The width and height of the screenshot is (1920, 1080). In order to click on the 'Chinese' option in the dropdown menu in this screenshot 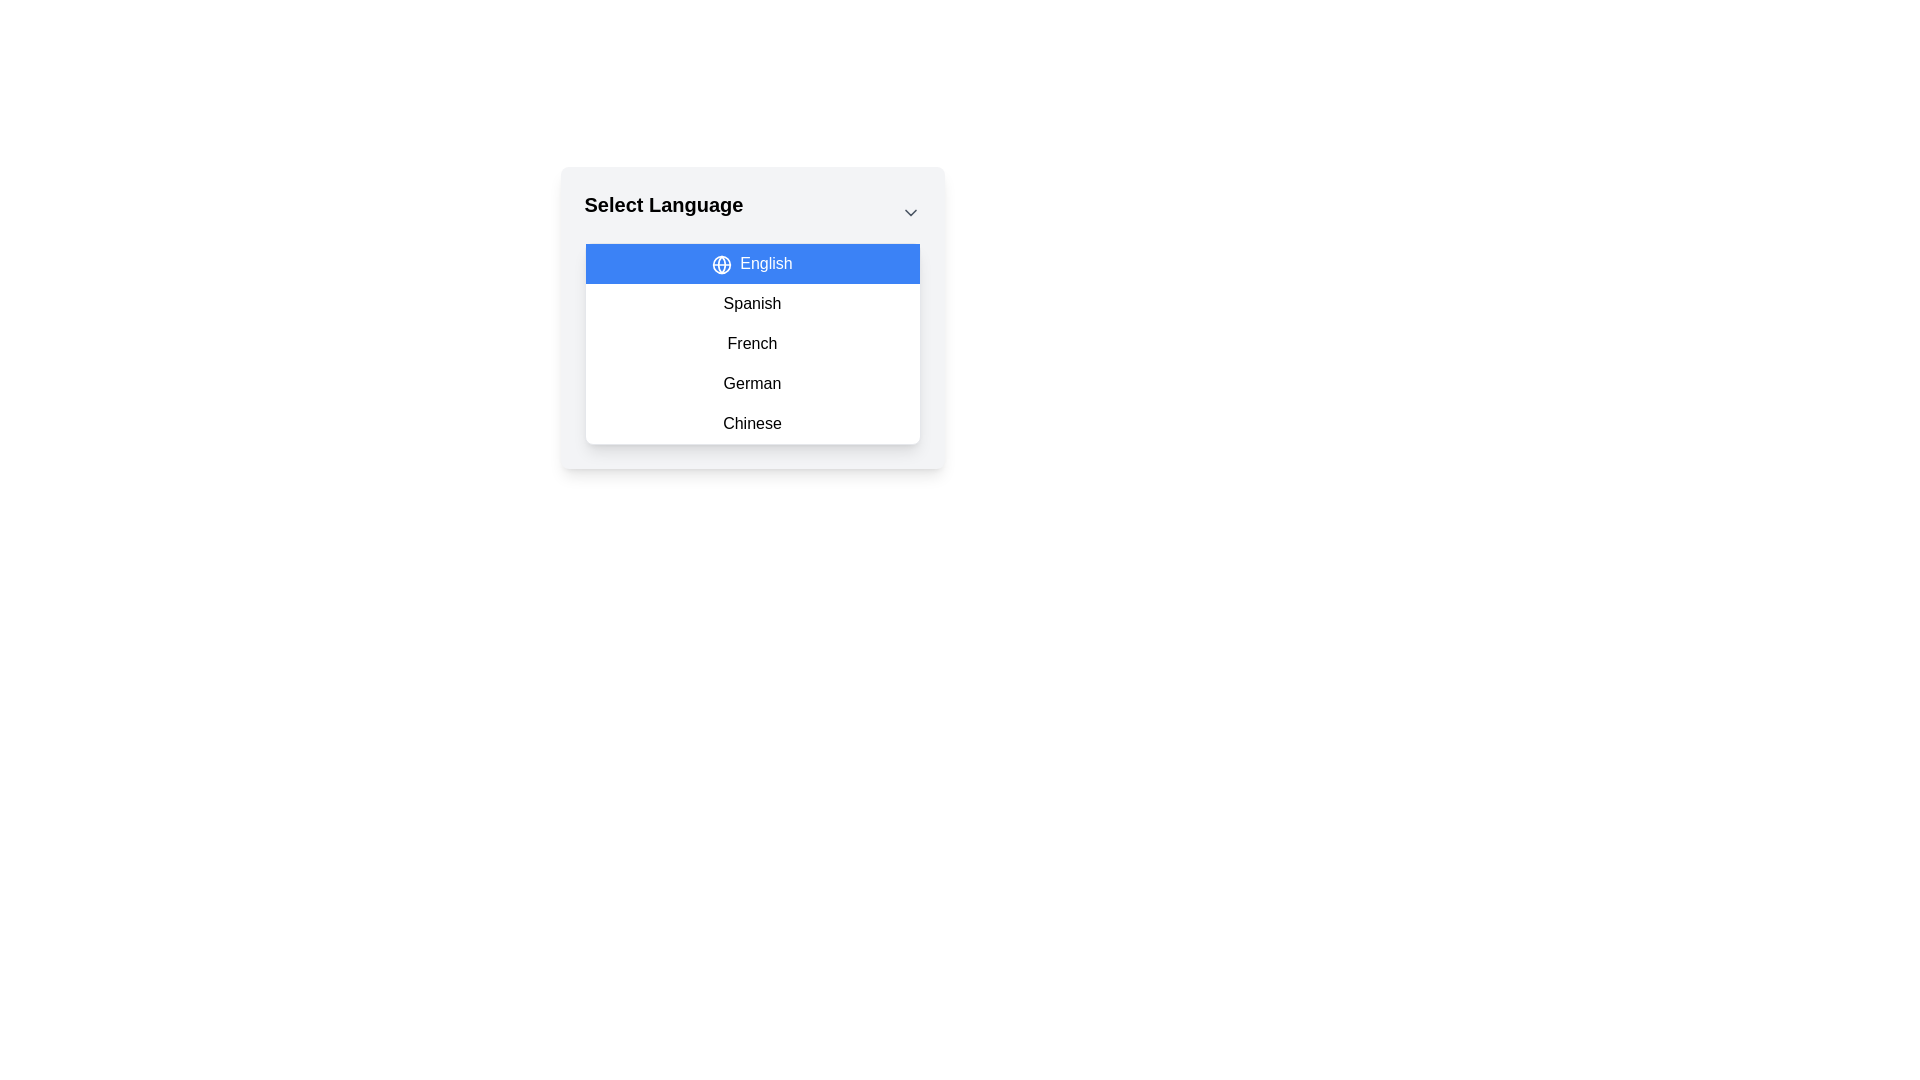, I will do `click(751, 423)`.